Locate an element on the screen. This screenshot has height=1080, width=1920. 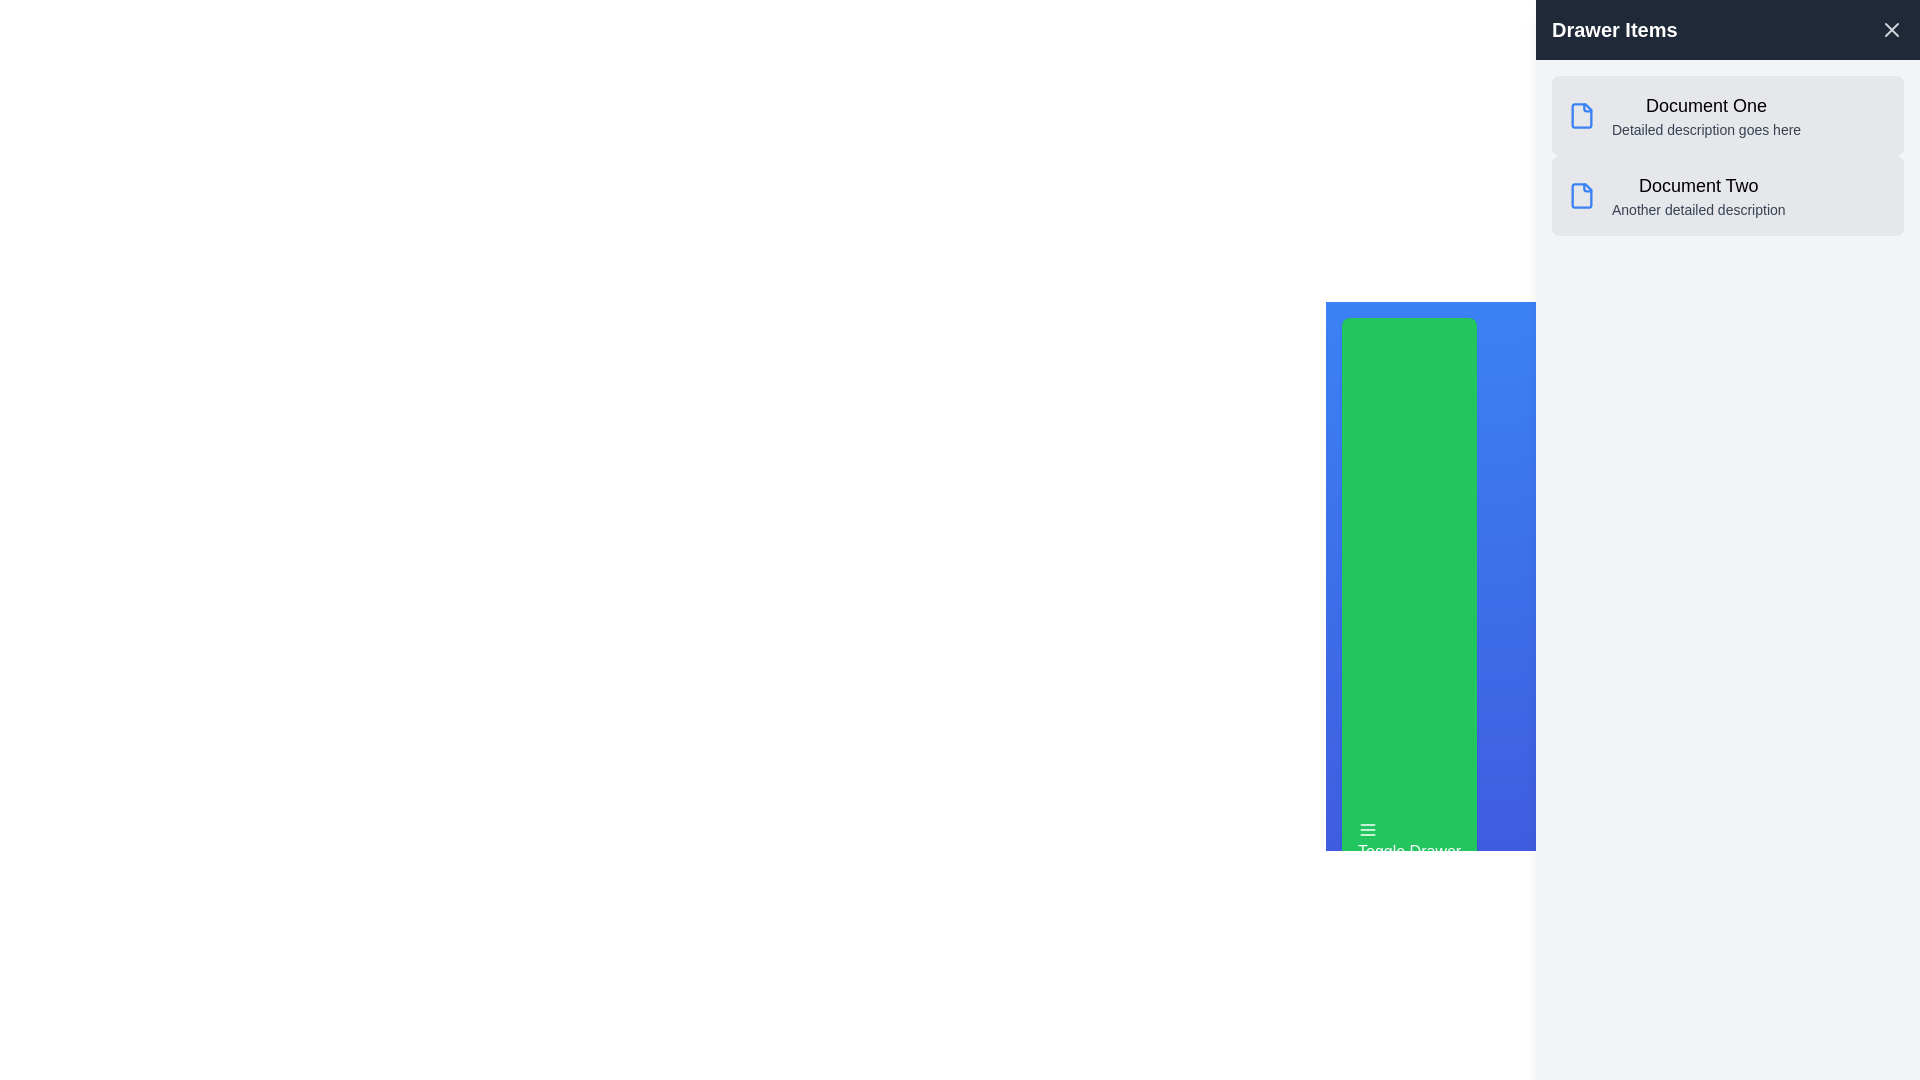
the toggle button to toggle the drawer's visibility is located at coordinates (1408, 841).